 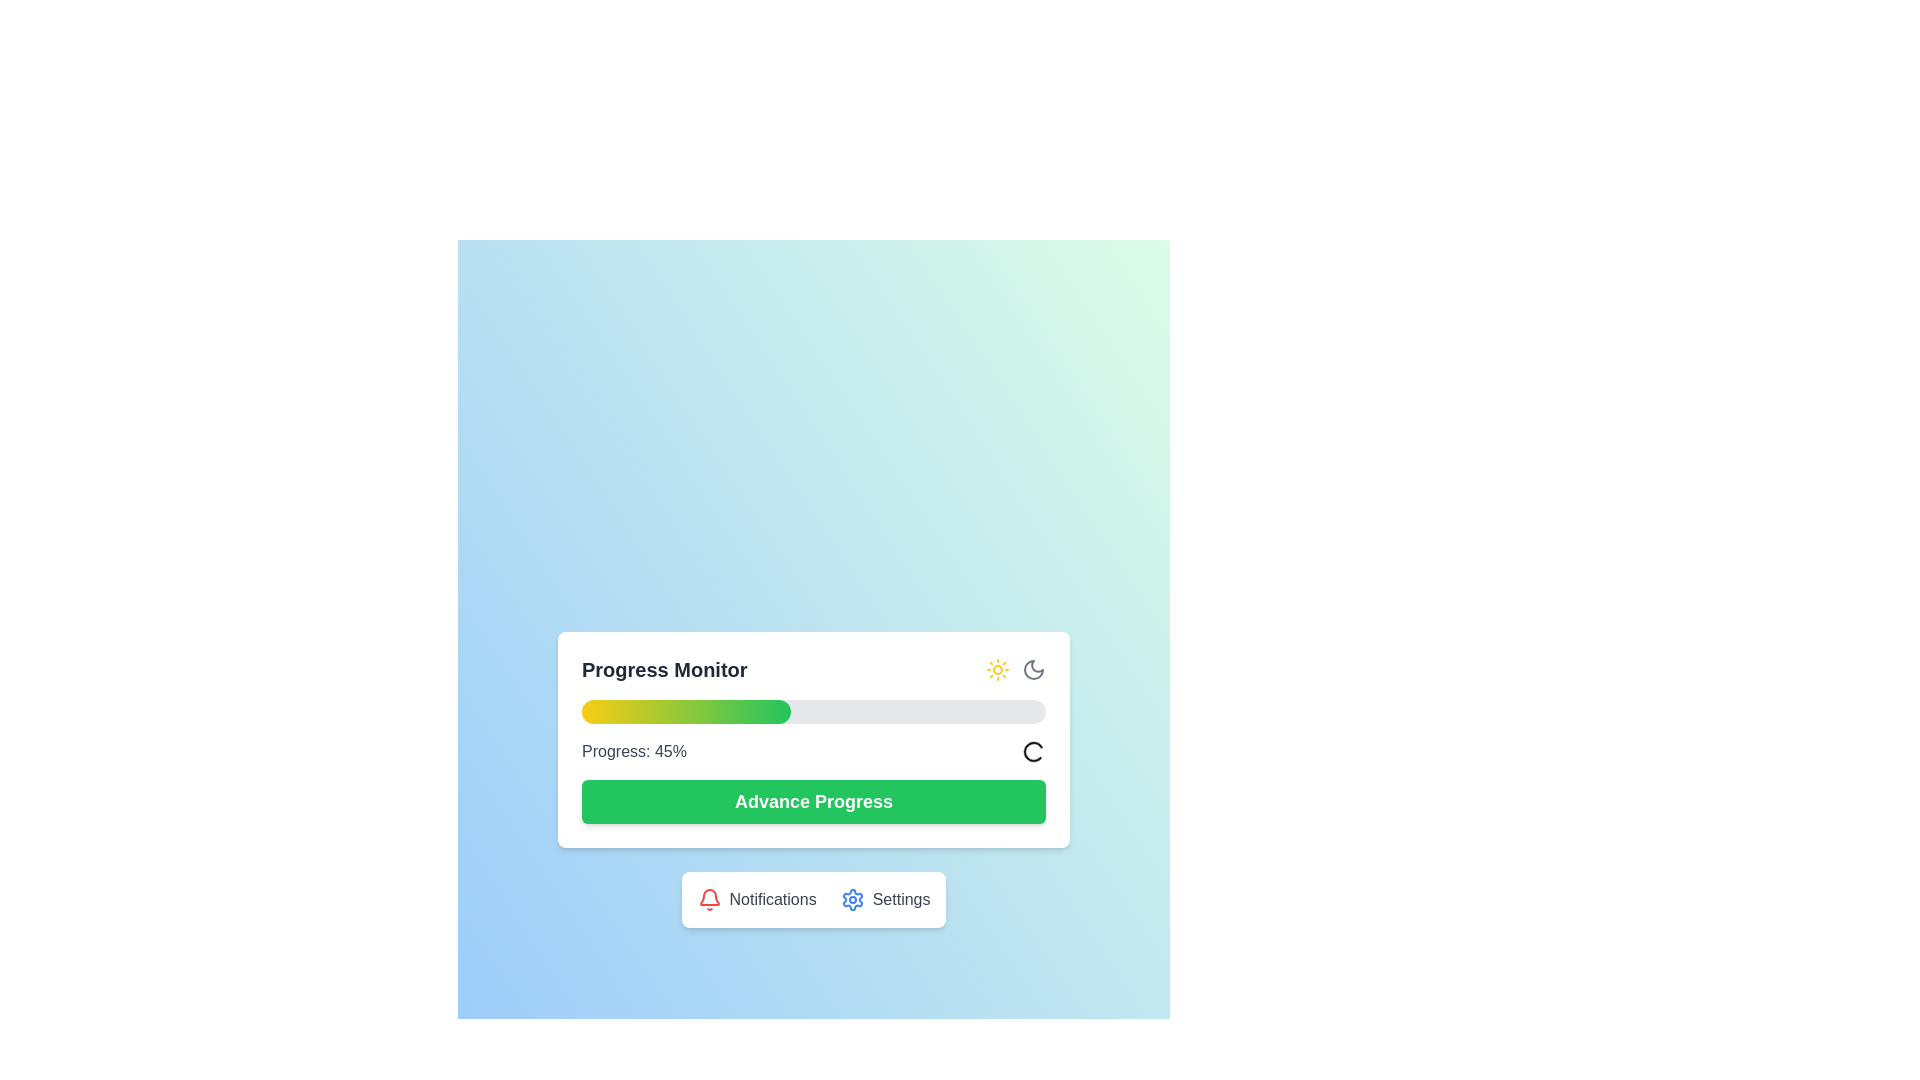 I want to click on the 'Settings' section of the button group located beneath the 'Advance Progress' button, so click(x=814, y=898).